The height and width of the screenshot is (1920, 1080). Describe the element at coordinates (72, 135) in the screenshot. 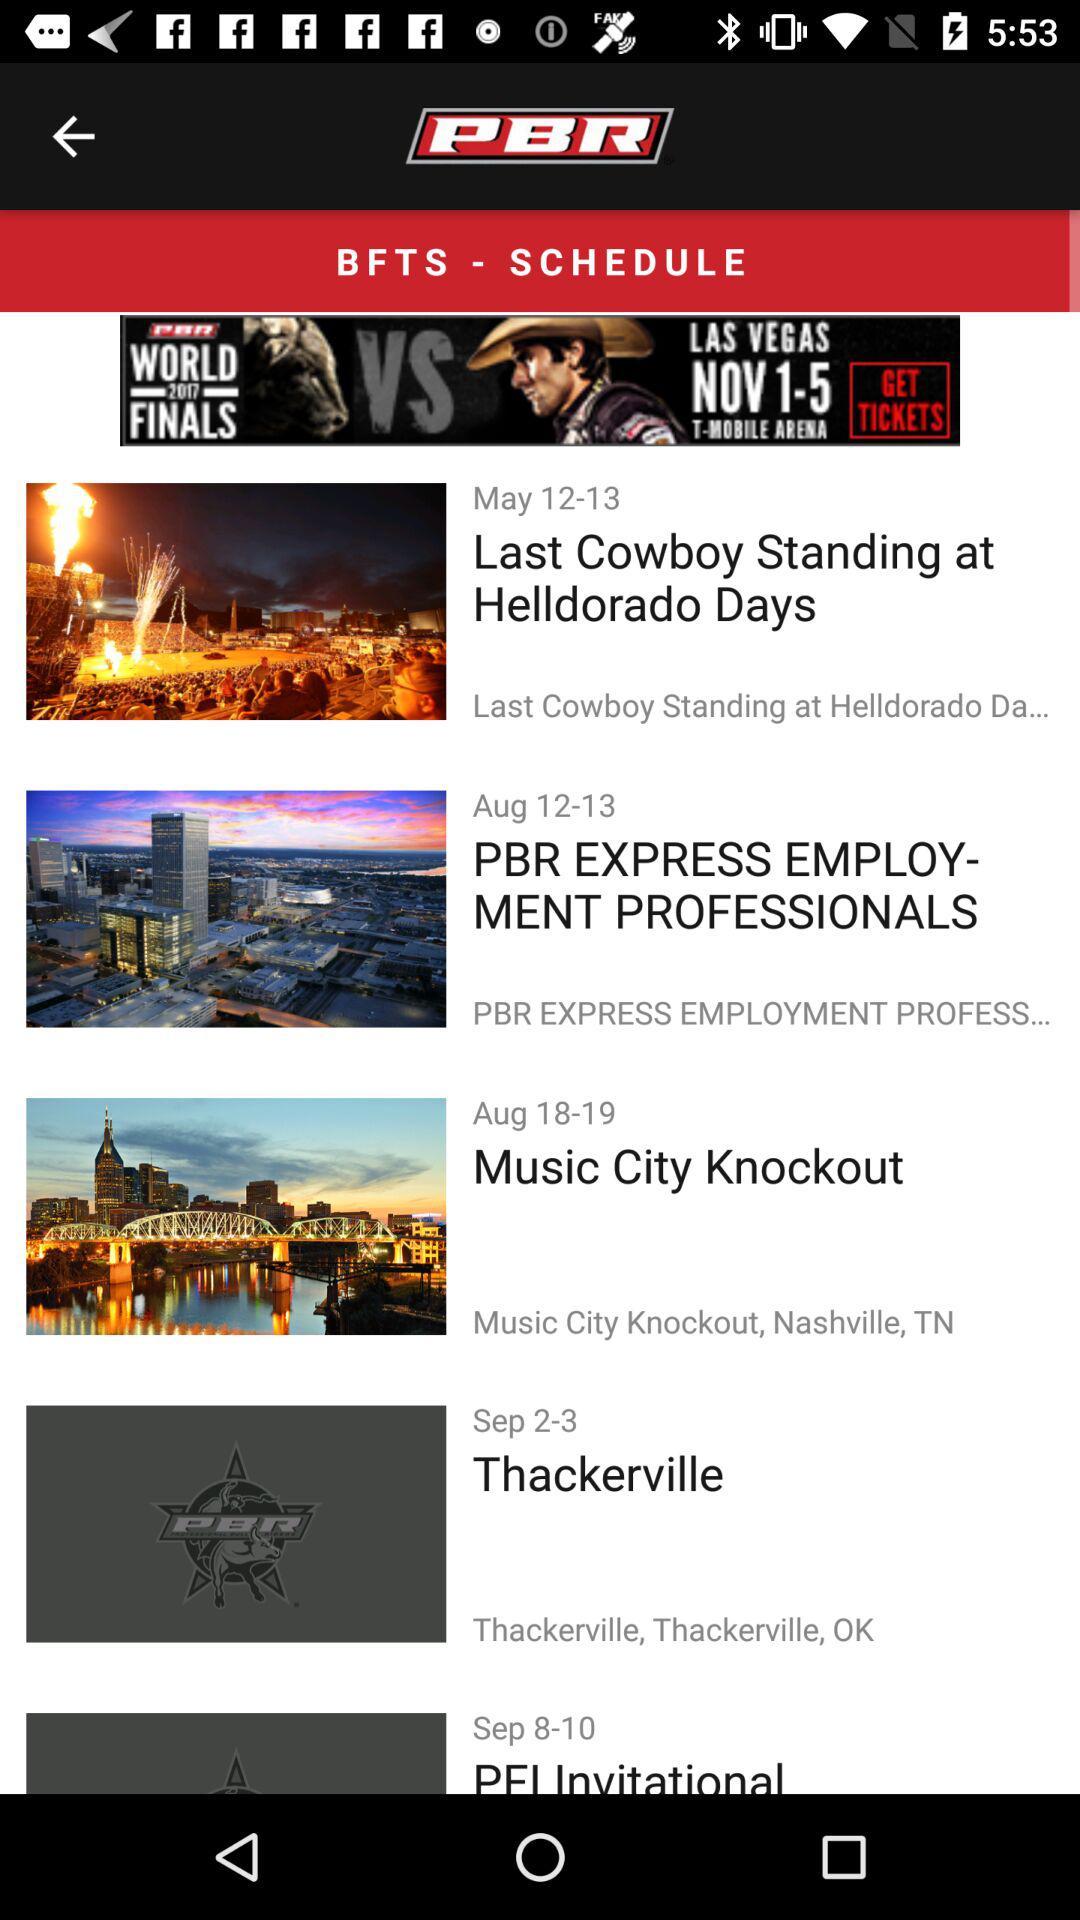

I see `item above bfts - schedule item` at that location.